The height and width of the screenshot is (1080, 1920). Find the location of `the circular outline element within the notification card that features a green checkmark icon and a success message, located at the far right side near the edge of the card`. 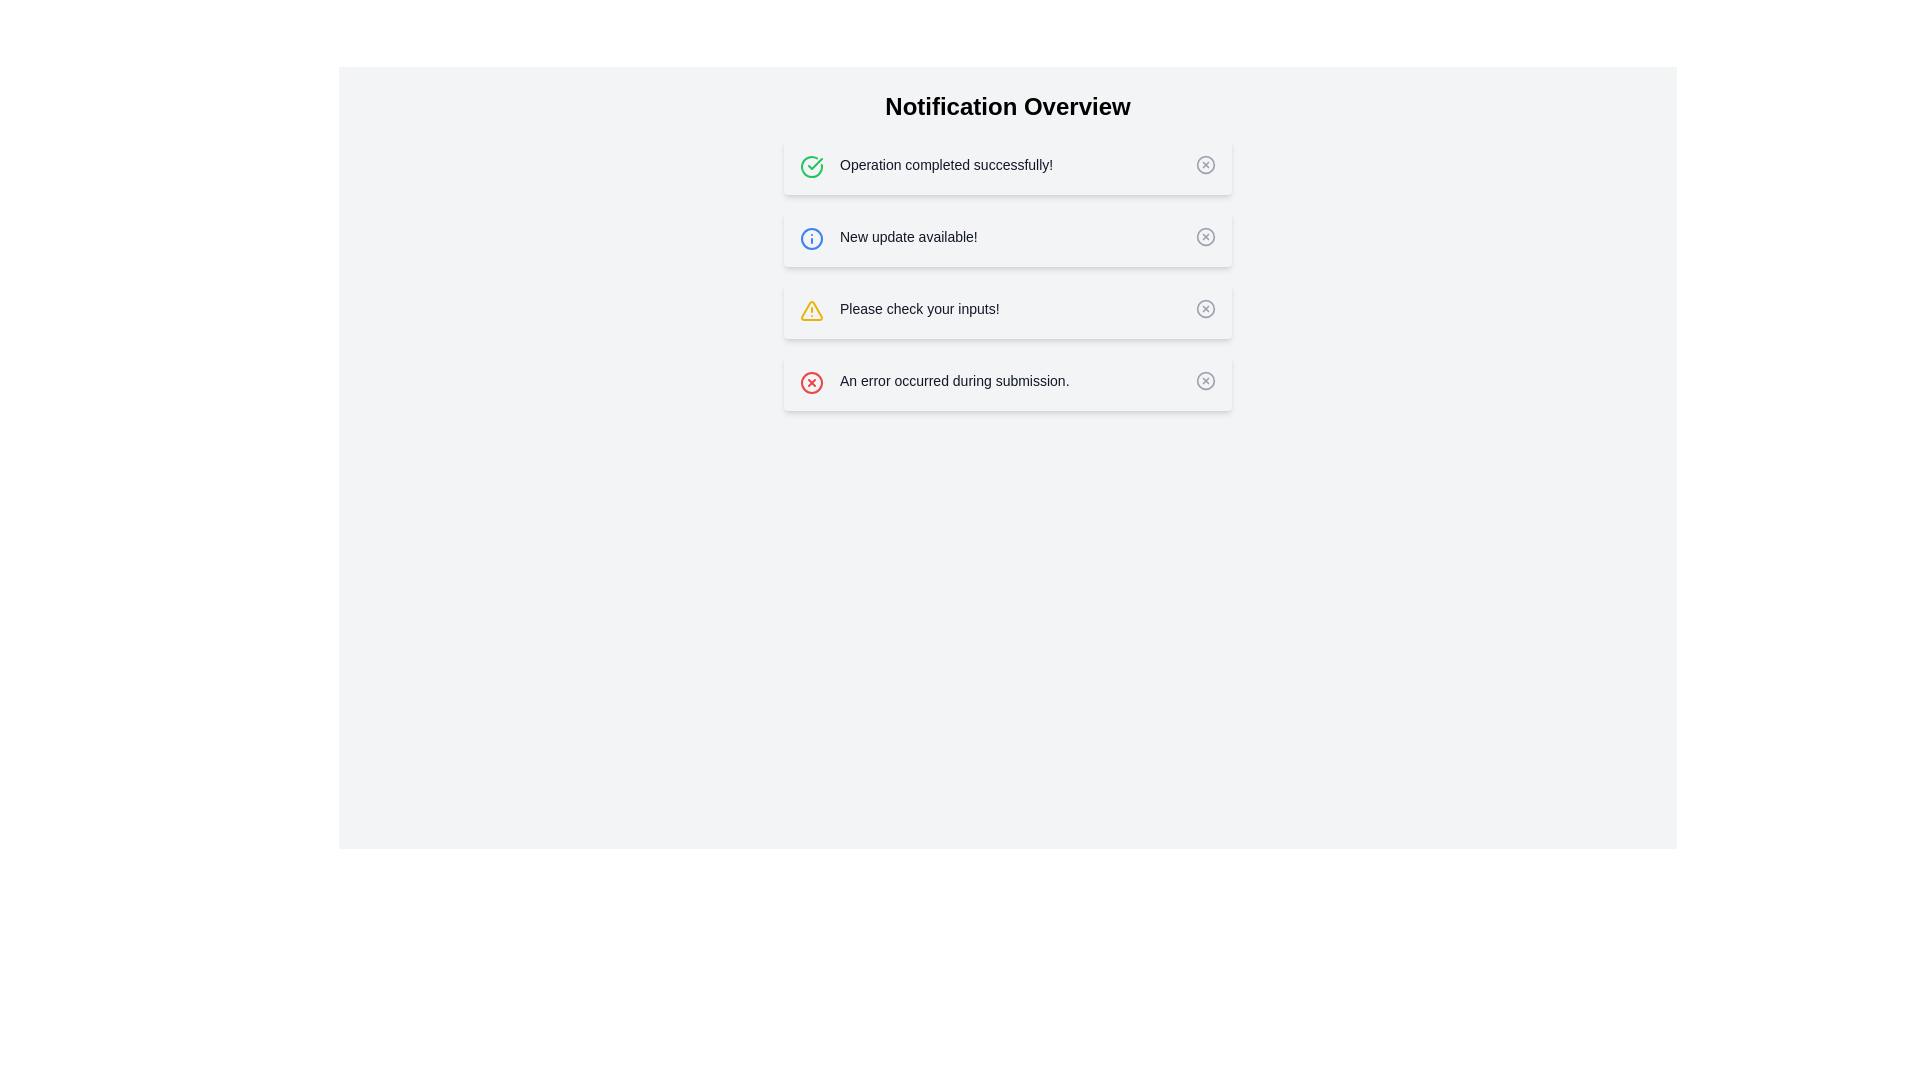

the circular outline element within the notification card that features a green checkmark icon and a success message, located at the far right side near the edge of the card is located at coordinates (1204, 164).